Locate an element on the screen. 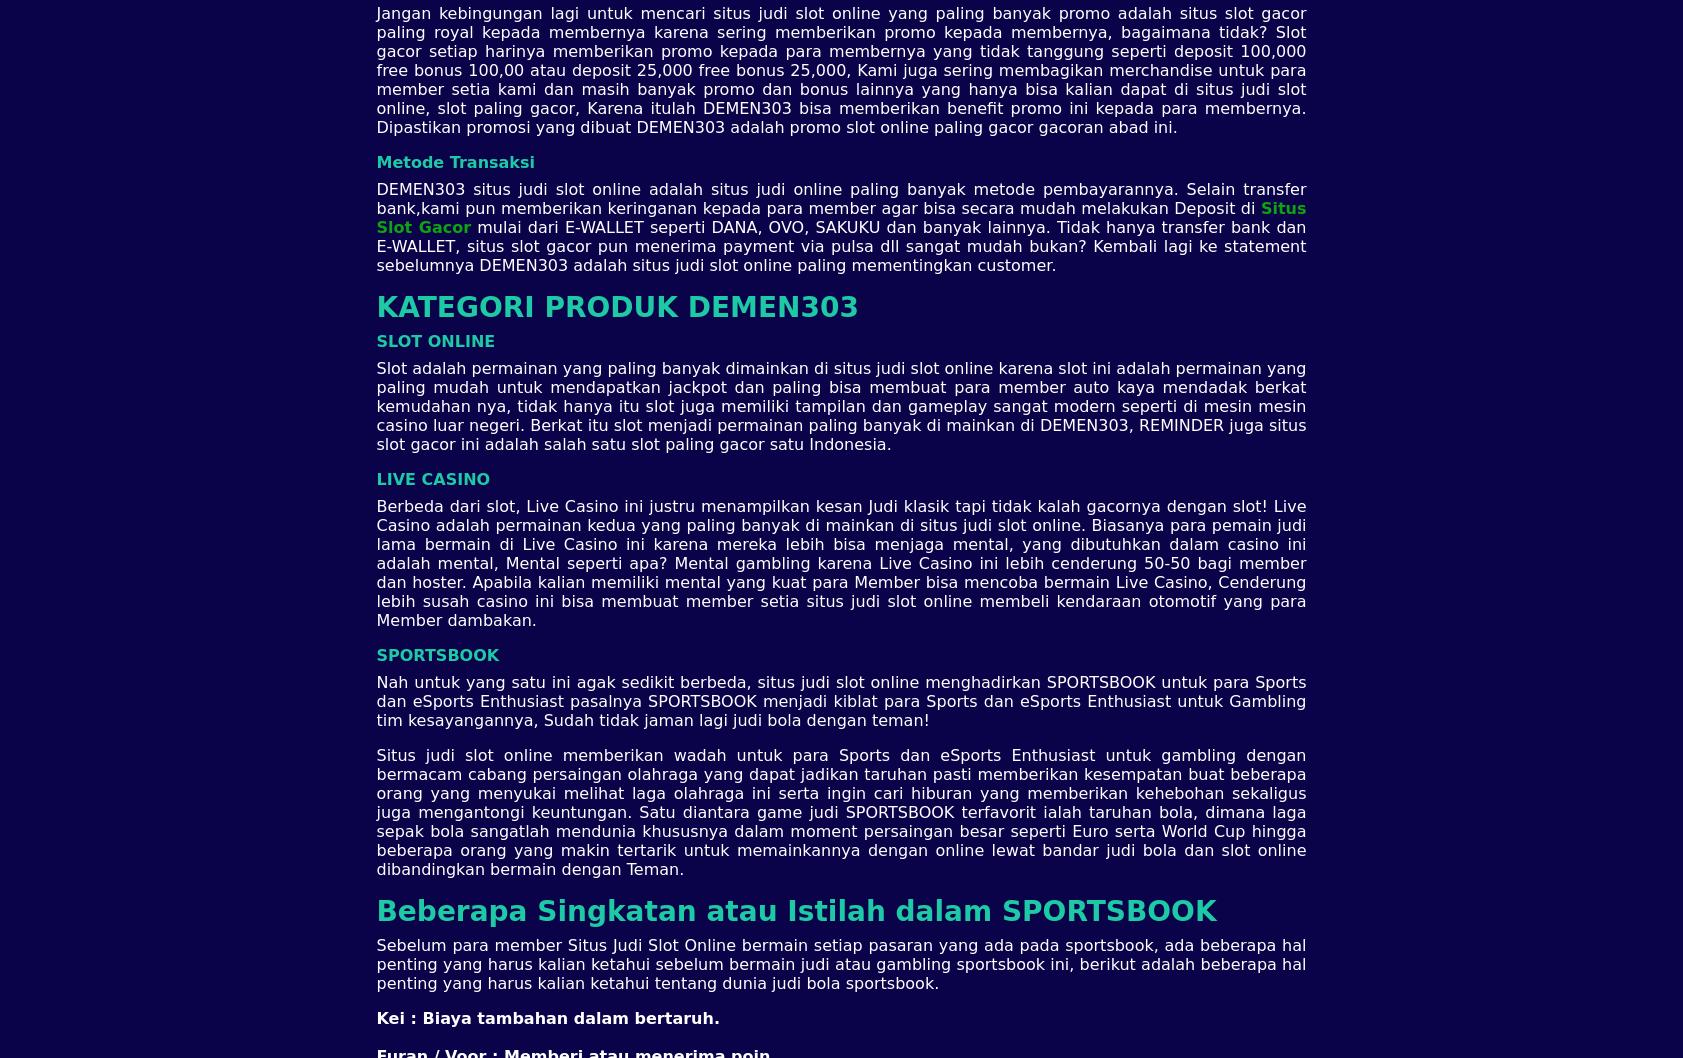  'Nah untuk yang satu ini agak sedikit berbeda, situs judi slot online menghadirkan SPORTSBOOK untuk para Sports dan eSports Enthusiast pasalnya SPORTSBOOK menjadi kiblat para Sports dan eSports Enthusiast untuk Gambling tim kesayangannya, Sudah tidak jaman lagi judi bola dengan teman!' is located at coordinates (839, 699).